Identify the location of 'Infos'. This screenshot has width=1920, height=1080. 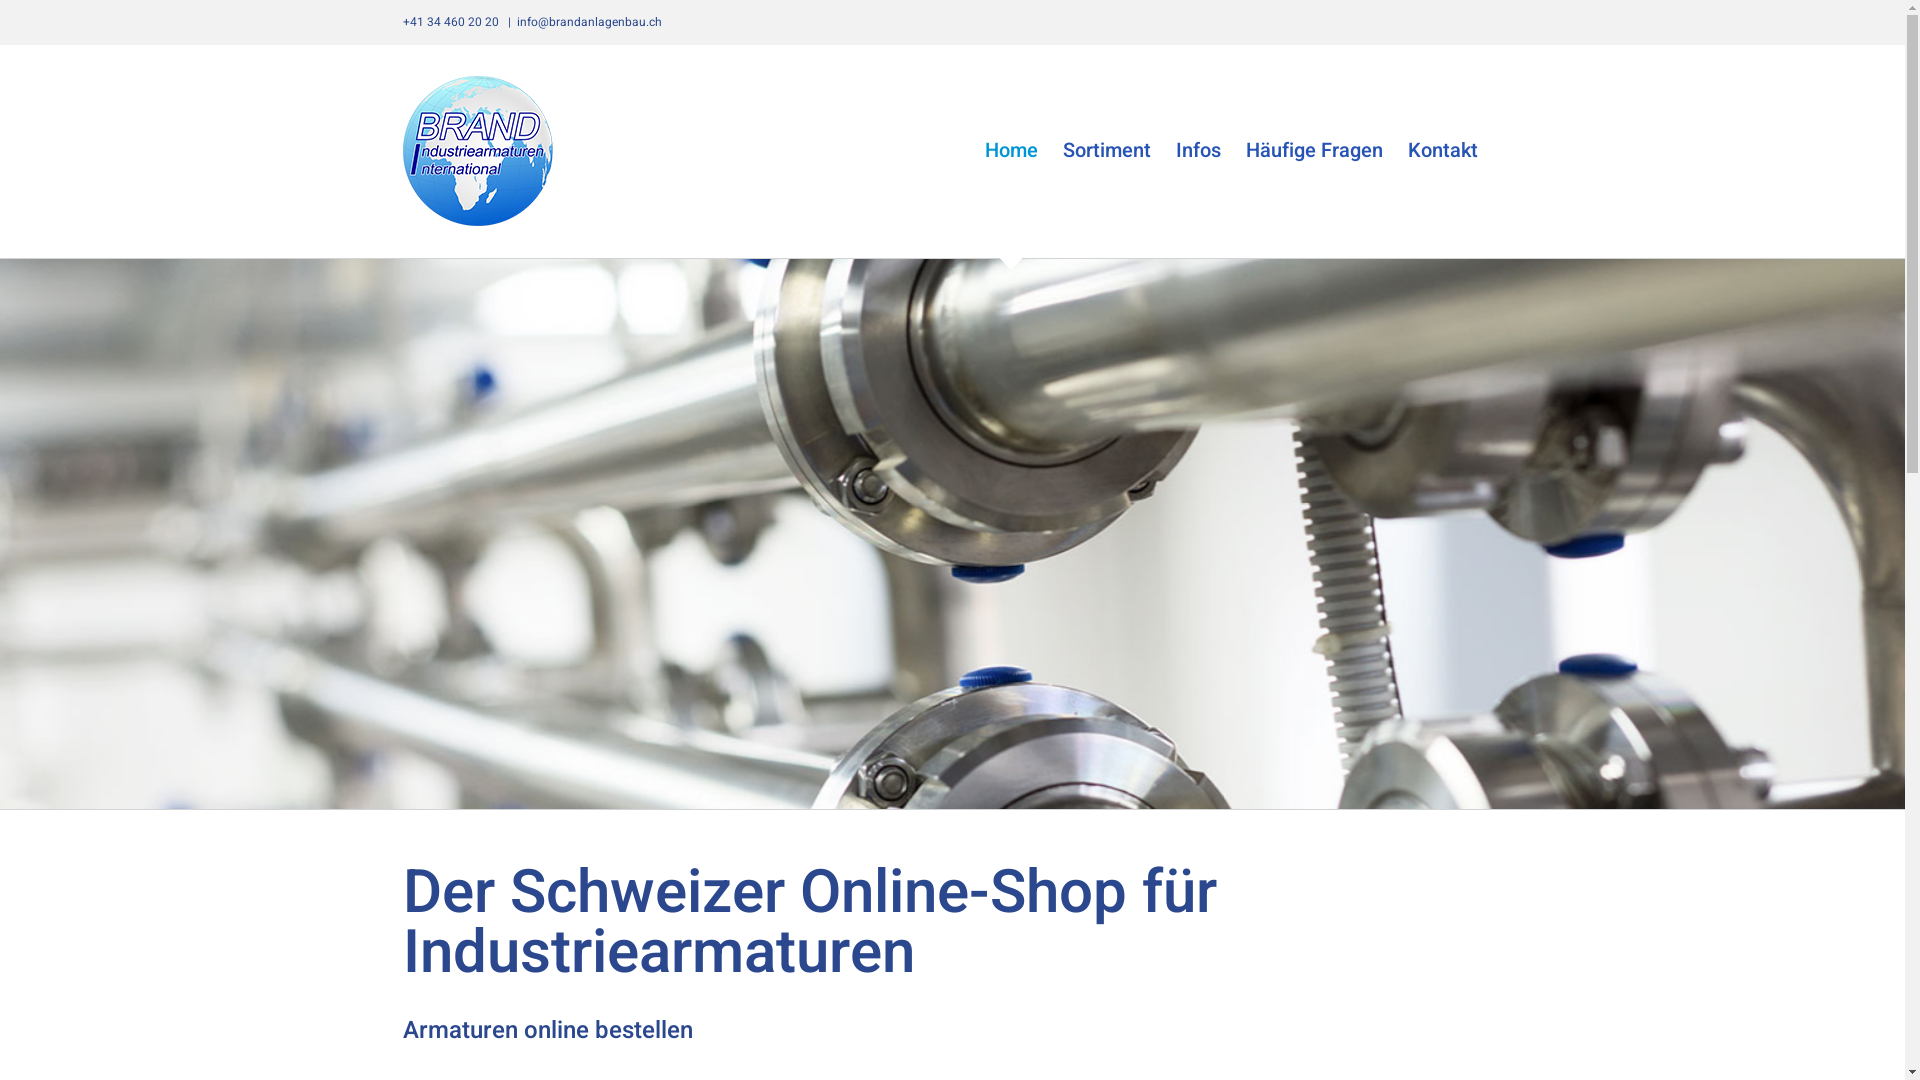
(1198, 149).